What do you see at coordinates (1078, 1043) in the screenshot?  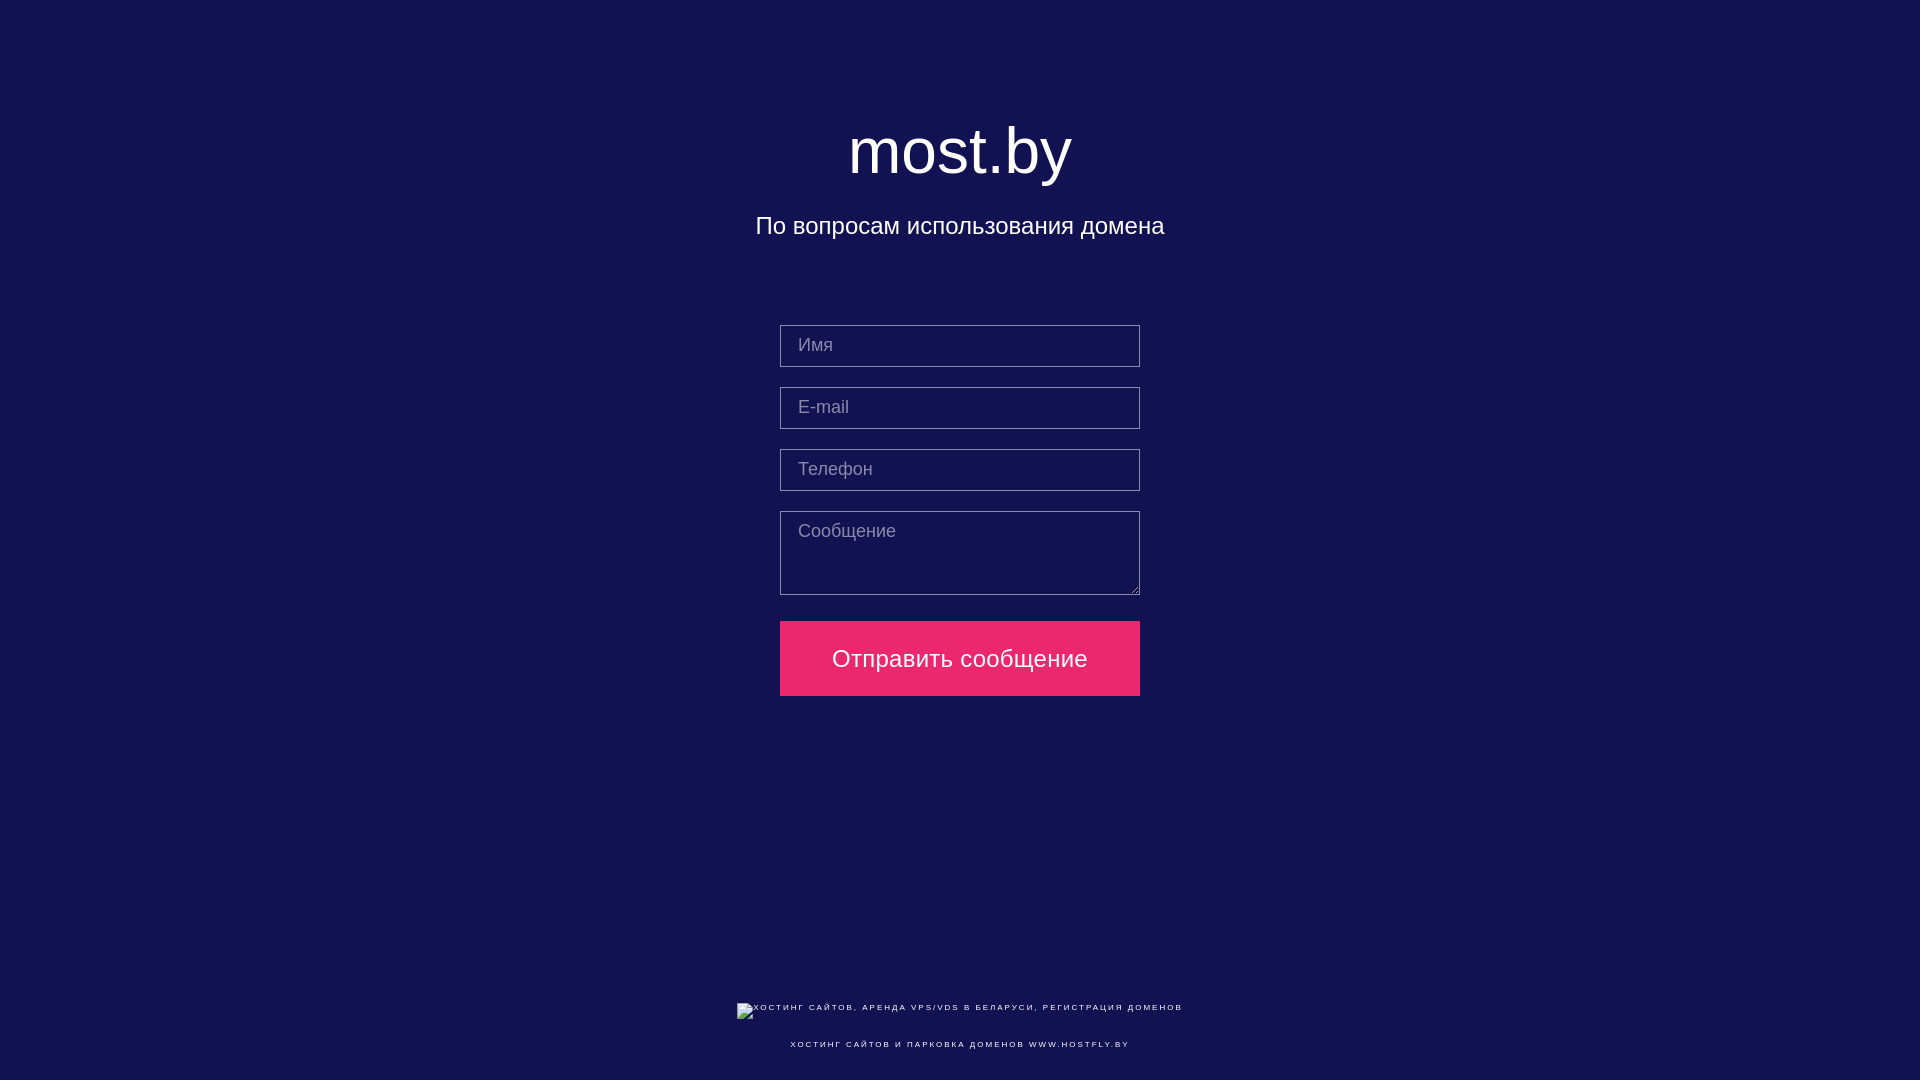 I see `'WWW.HOSTFLY.BY'` at bounding box center [1078, 1043].